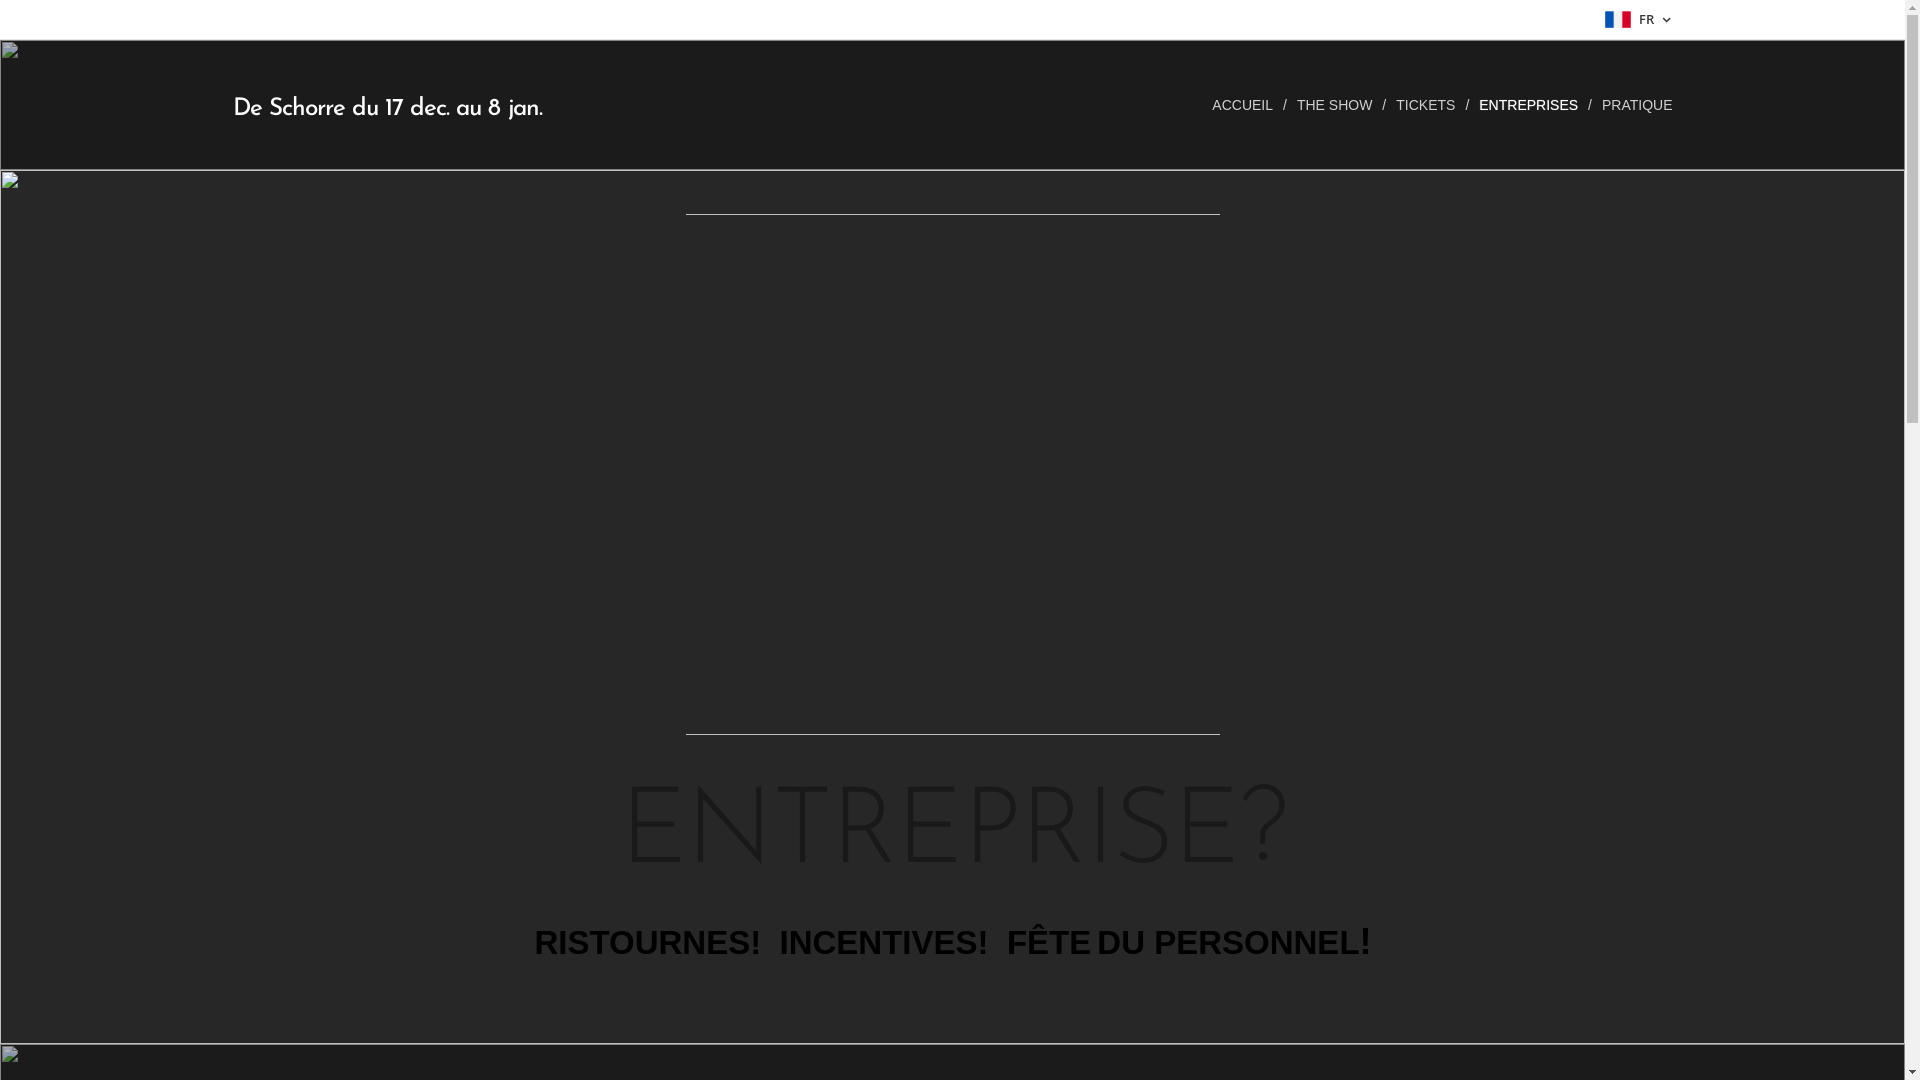 This screenshot has width=1920, height=1080. Describe the element at coordinates (387, 104) in the screenshot. I see `'De Schorre du 17 dec. au 8 jan.'` at that location.